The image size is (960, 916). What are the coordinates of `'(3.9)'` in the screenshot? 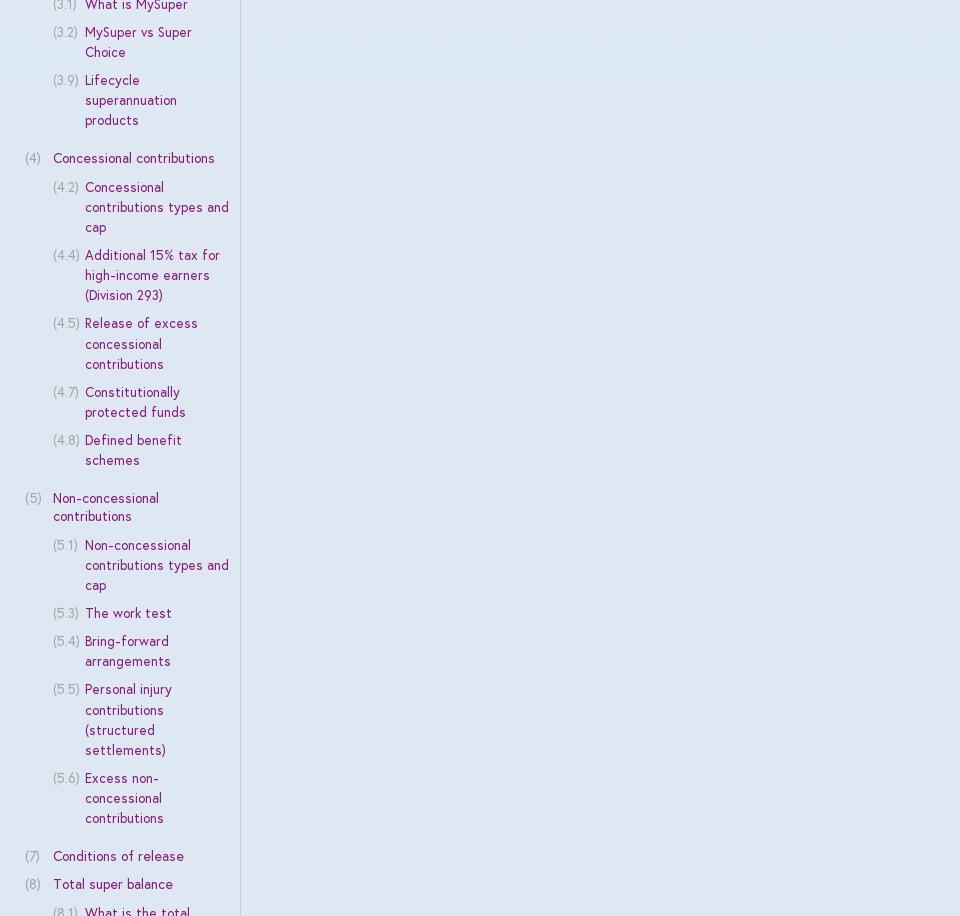 It's located at (51, 78).